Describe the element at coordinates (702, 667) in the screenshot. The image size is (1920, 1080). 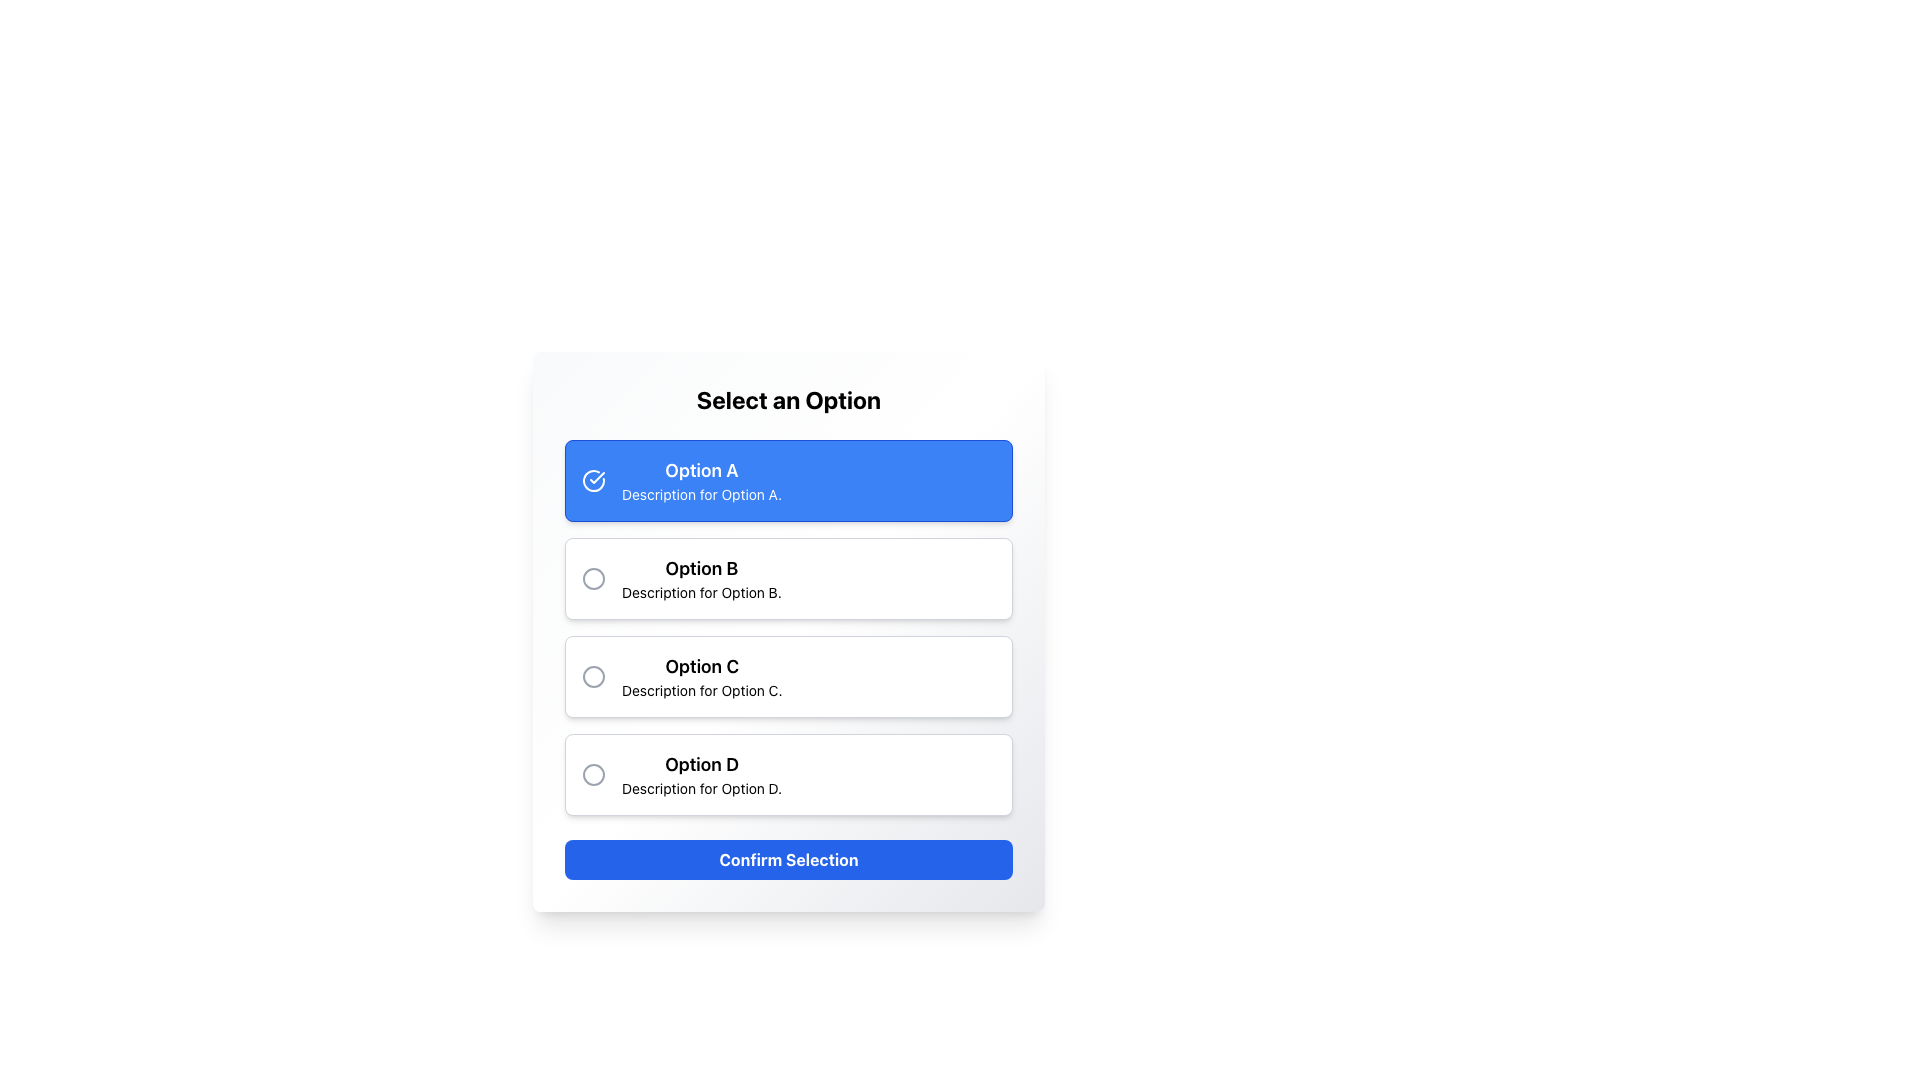
I see `text label 'Option C', which is the bold heading of the third option in the vertical list, positioned above 'Description for Option C.'` at that location.